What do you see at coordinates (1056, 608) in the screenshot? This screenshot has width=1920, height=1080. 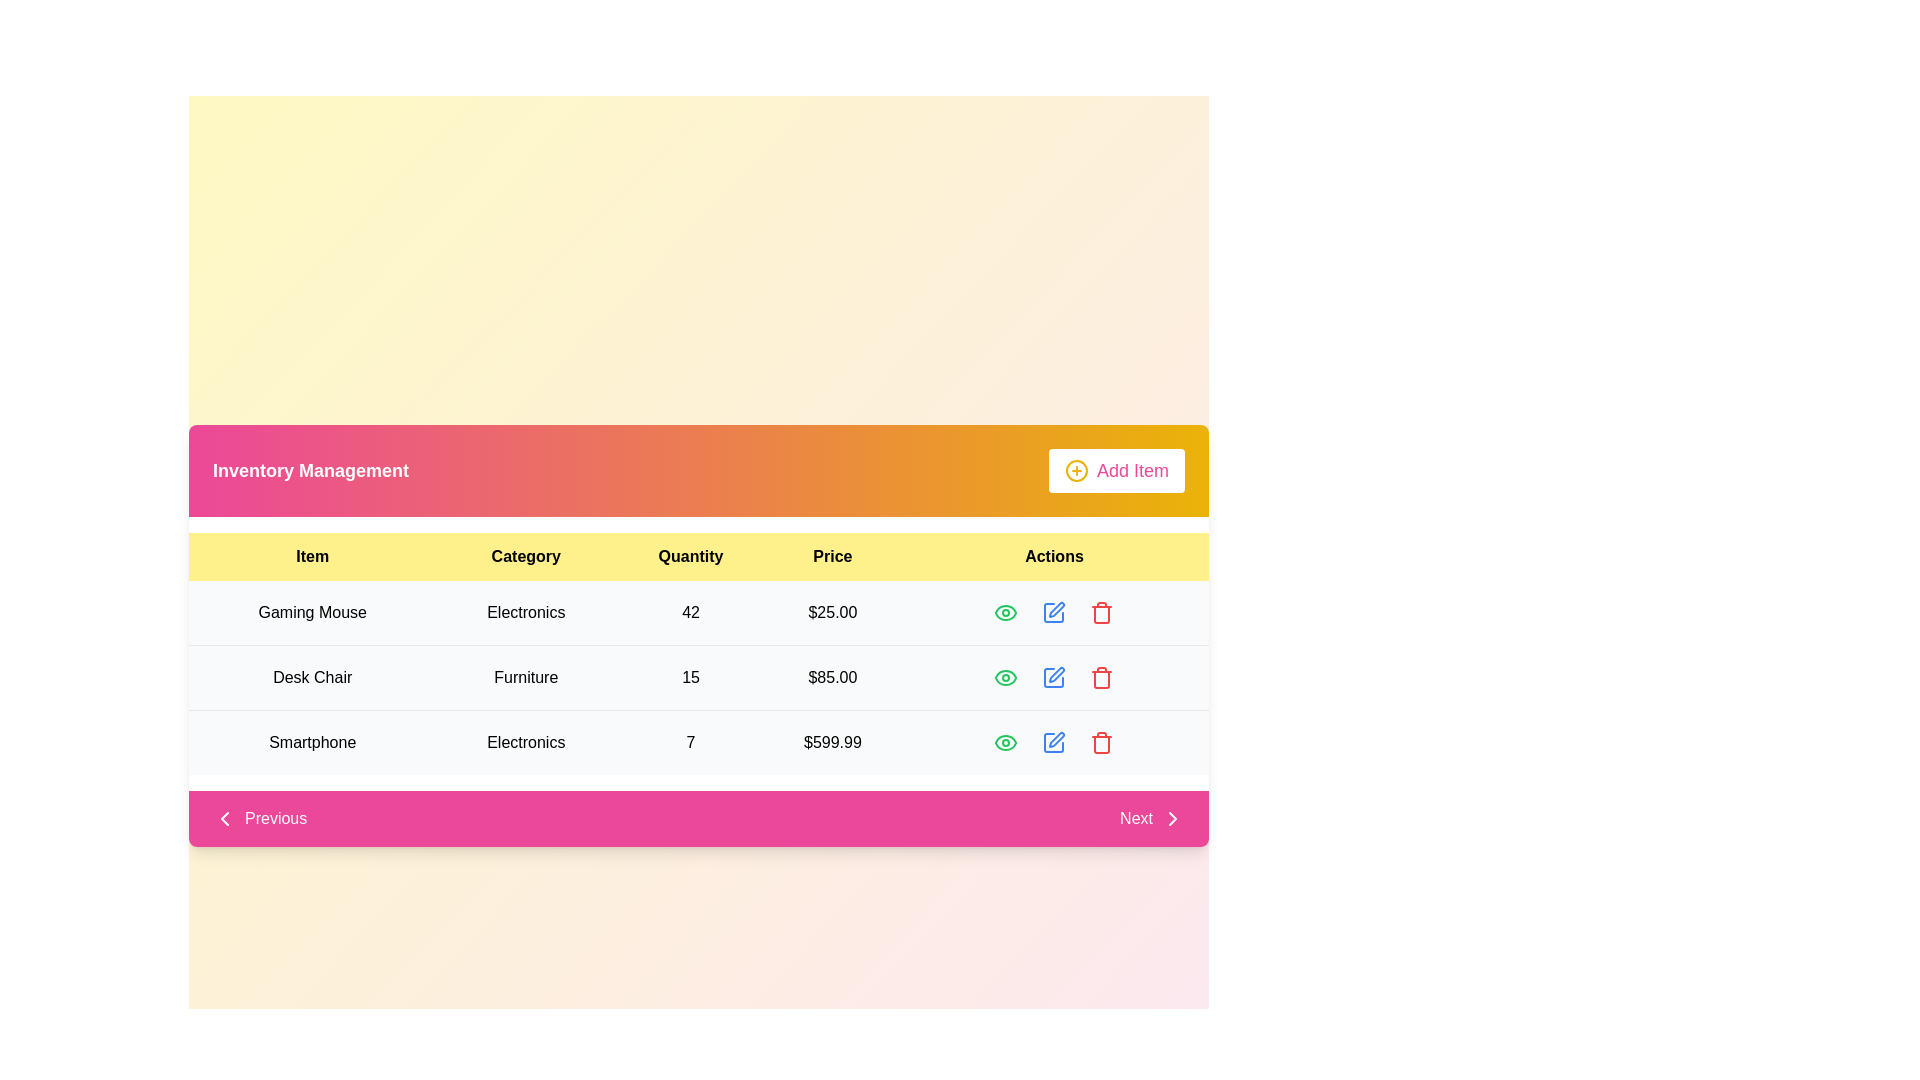 I see `the editing icon (pen inside a square) located in the Actions column of the second row corresponding to the Desk Chair item` at bounding box center [1056, 608].